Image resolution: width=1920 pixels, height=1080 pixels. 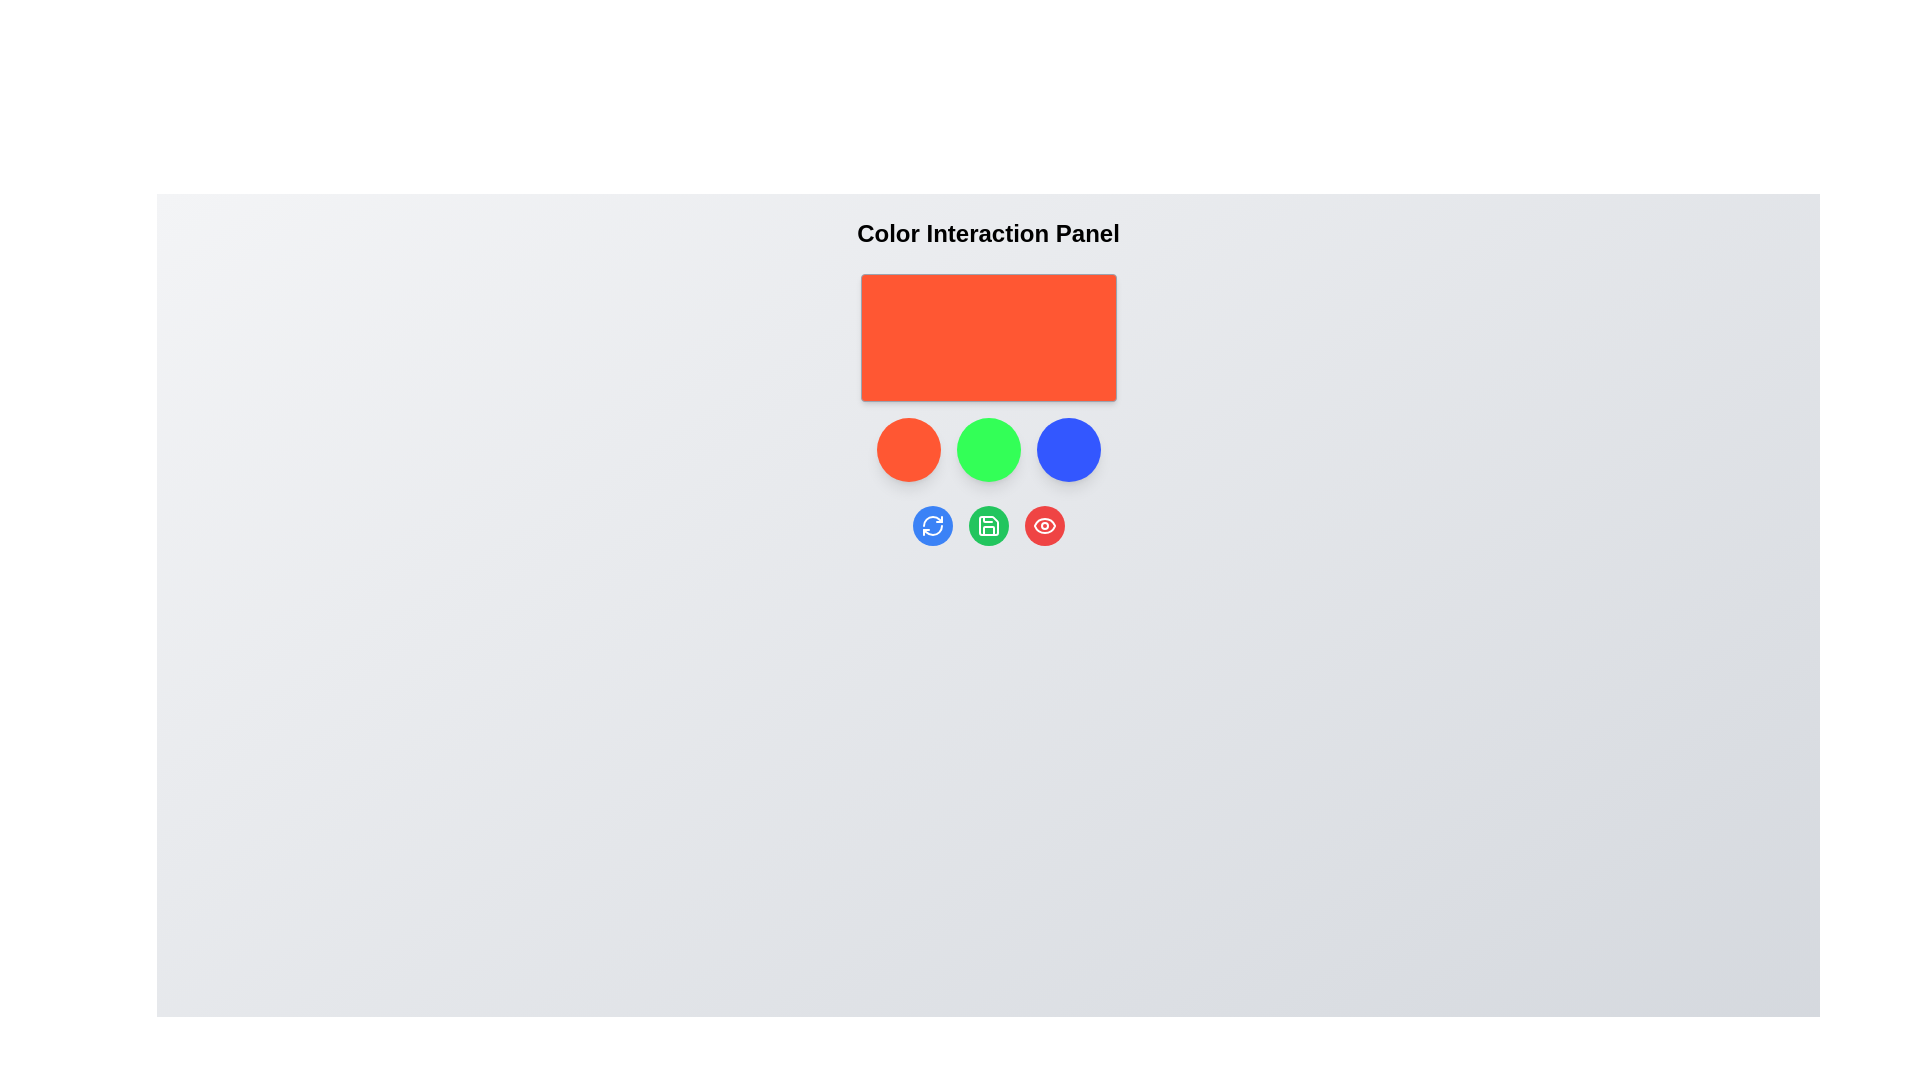 What do you see at coordinates (988, 524) in the screenshot?
I see `the green circular save icon button located in the Color Interaction Panel, which is the third button from the left` at bounding box center [988, 524].